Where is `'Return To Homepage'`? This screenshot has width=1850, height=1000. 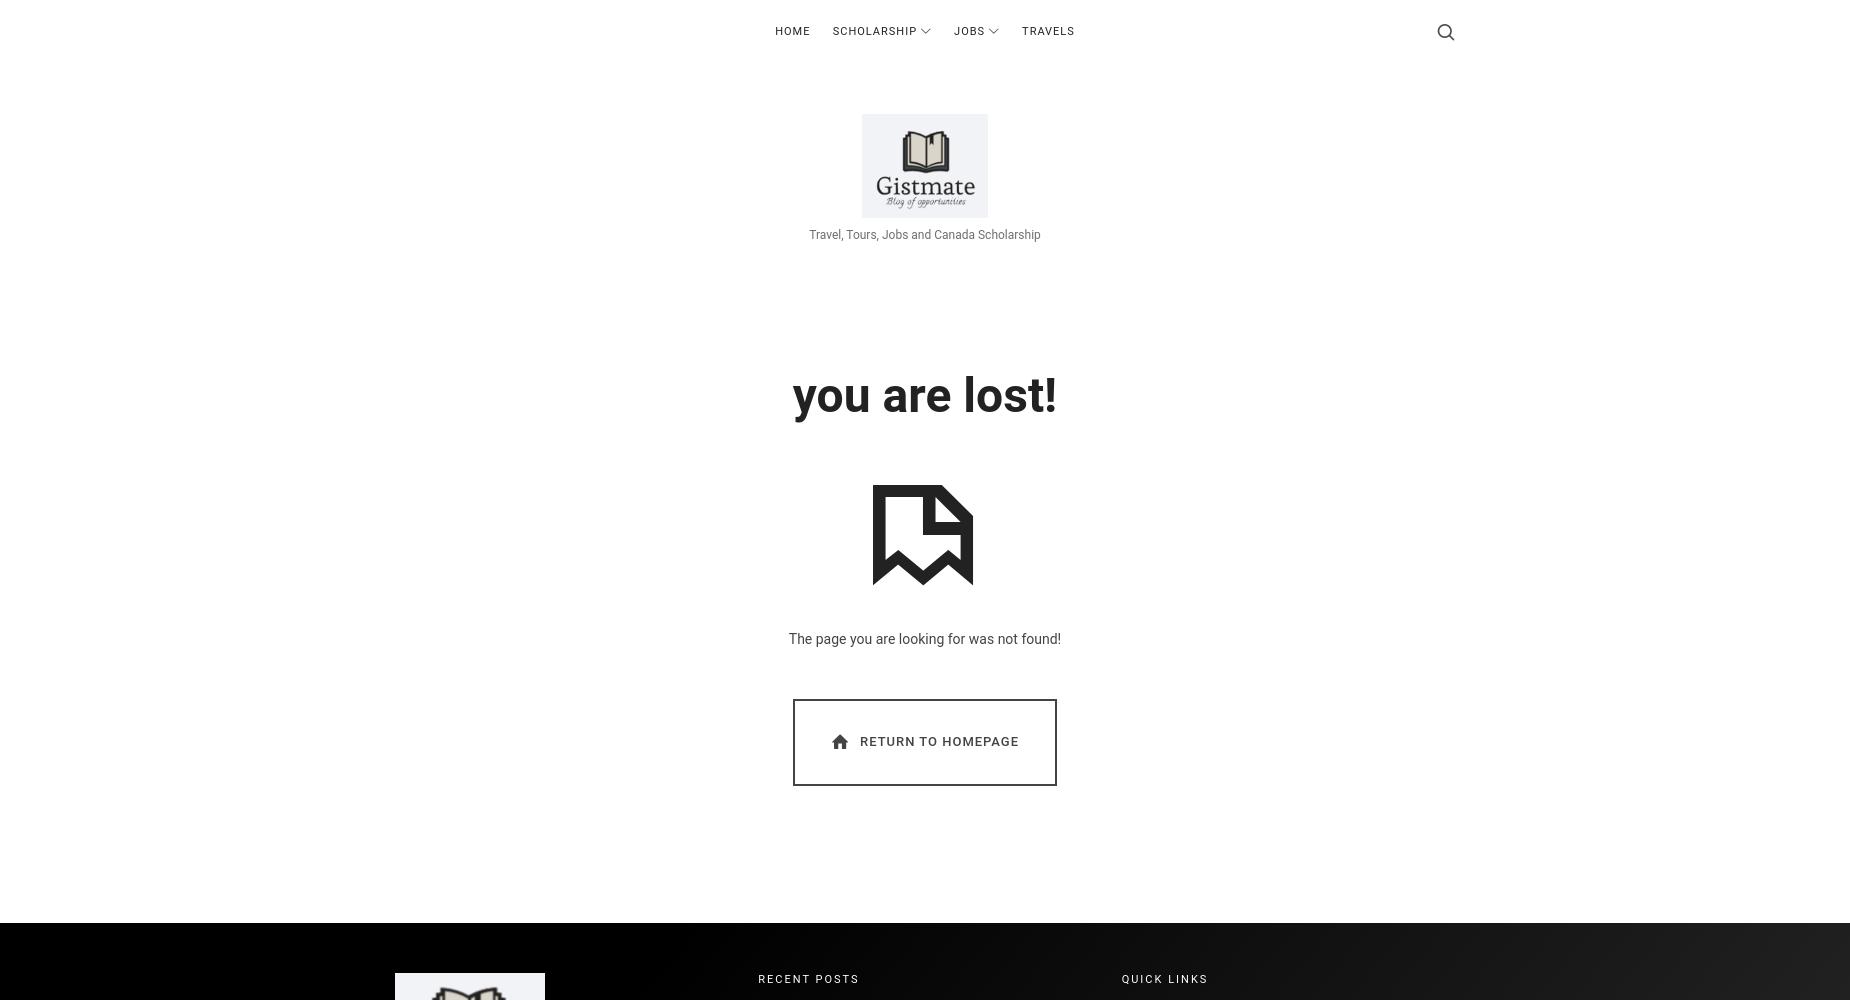 'Return To Homepage' is located at coordinates (860, 739).